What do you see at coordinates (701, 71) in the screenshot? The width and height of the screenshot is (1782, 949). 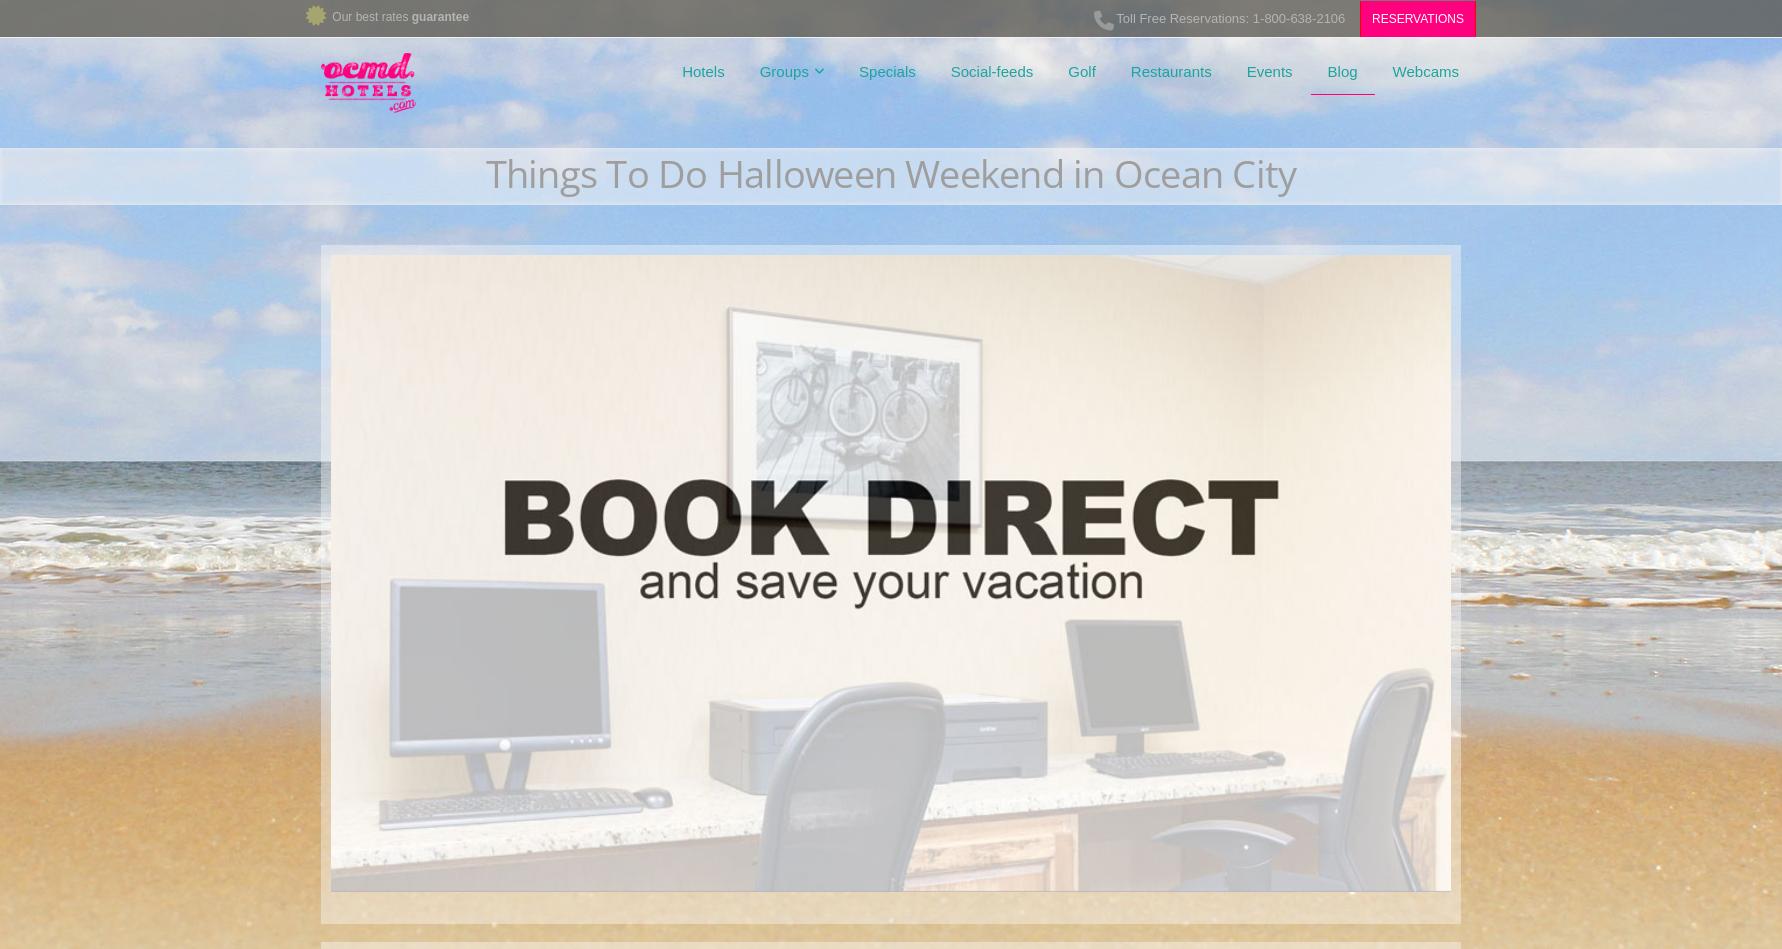 I see `'Hotels'` at bounding box center [701, 71].